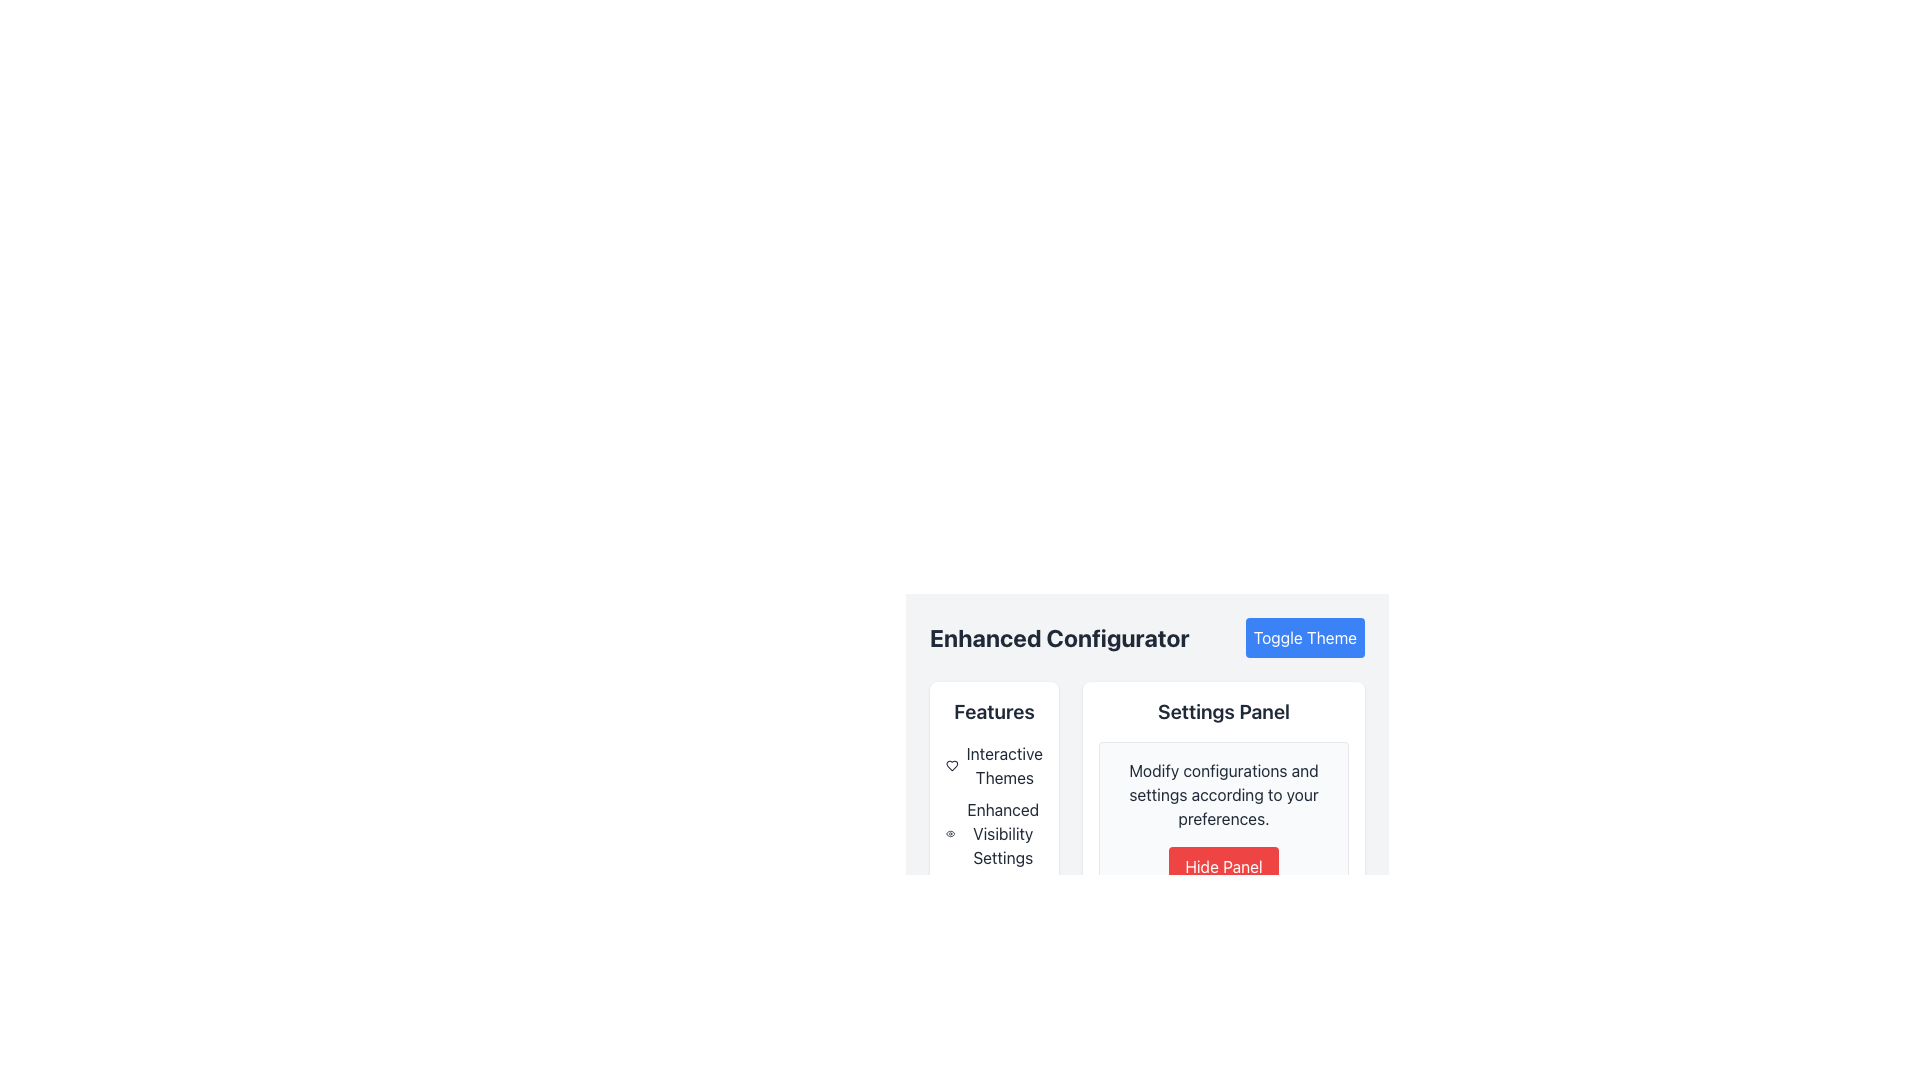  What do you see at coordinates (1223, 822) in the screenshot?
I see `descriptive text 'Modify configurations and settings according to your preferences.' from the group element located in the 'Settings Panel' section below the 'Settings Panel' heading` at bounding box center [1223, 822].